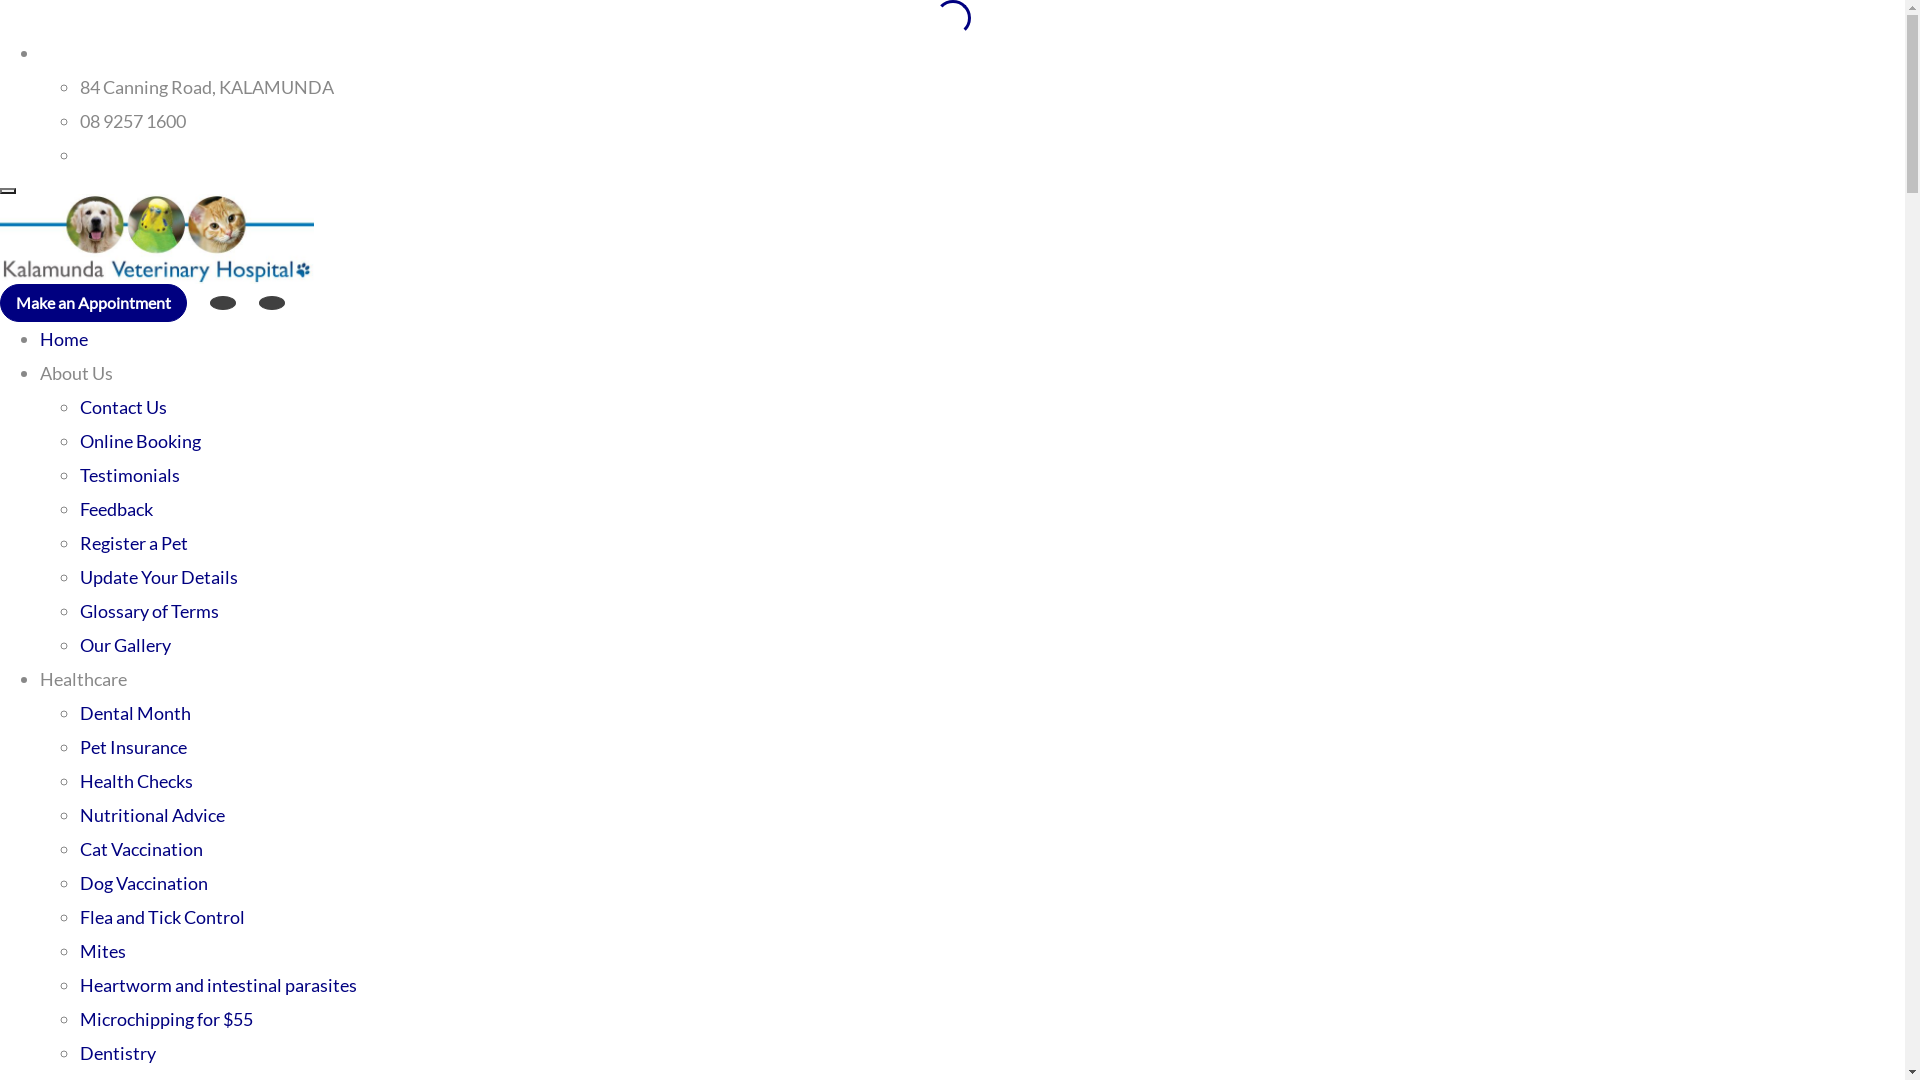 This screenshot has width=1920, height=1080. Describe the element at coordinates (128, 474) in the screenshot. I see `'Testimonials'` at that location.